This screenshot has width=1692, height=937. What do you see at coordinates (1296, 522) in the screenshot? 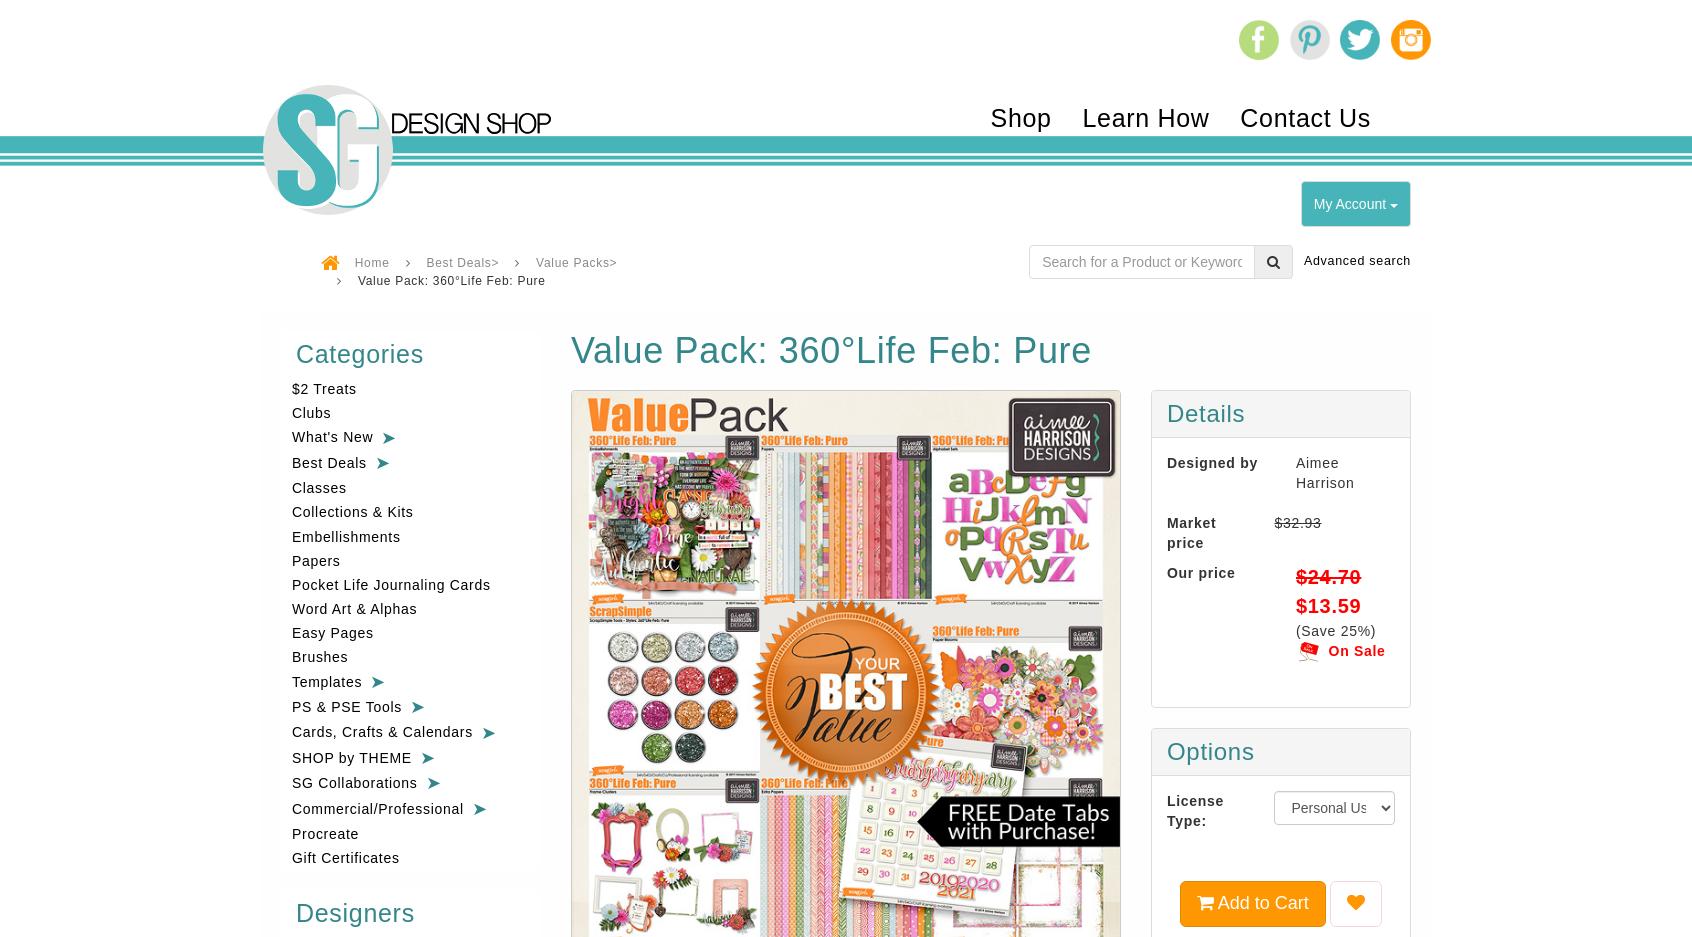
I see `'$32.93'` at bounding box center [1296, 522].